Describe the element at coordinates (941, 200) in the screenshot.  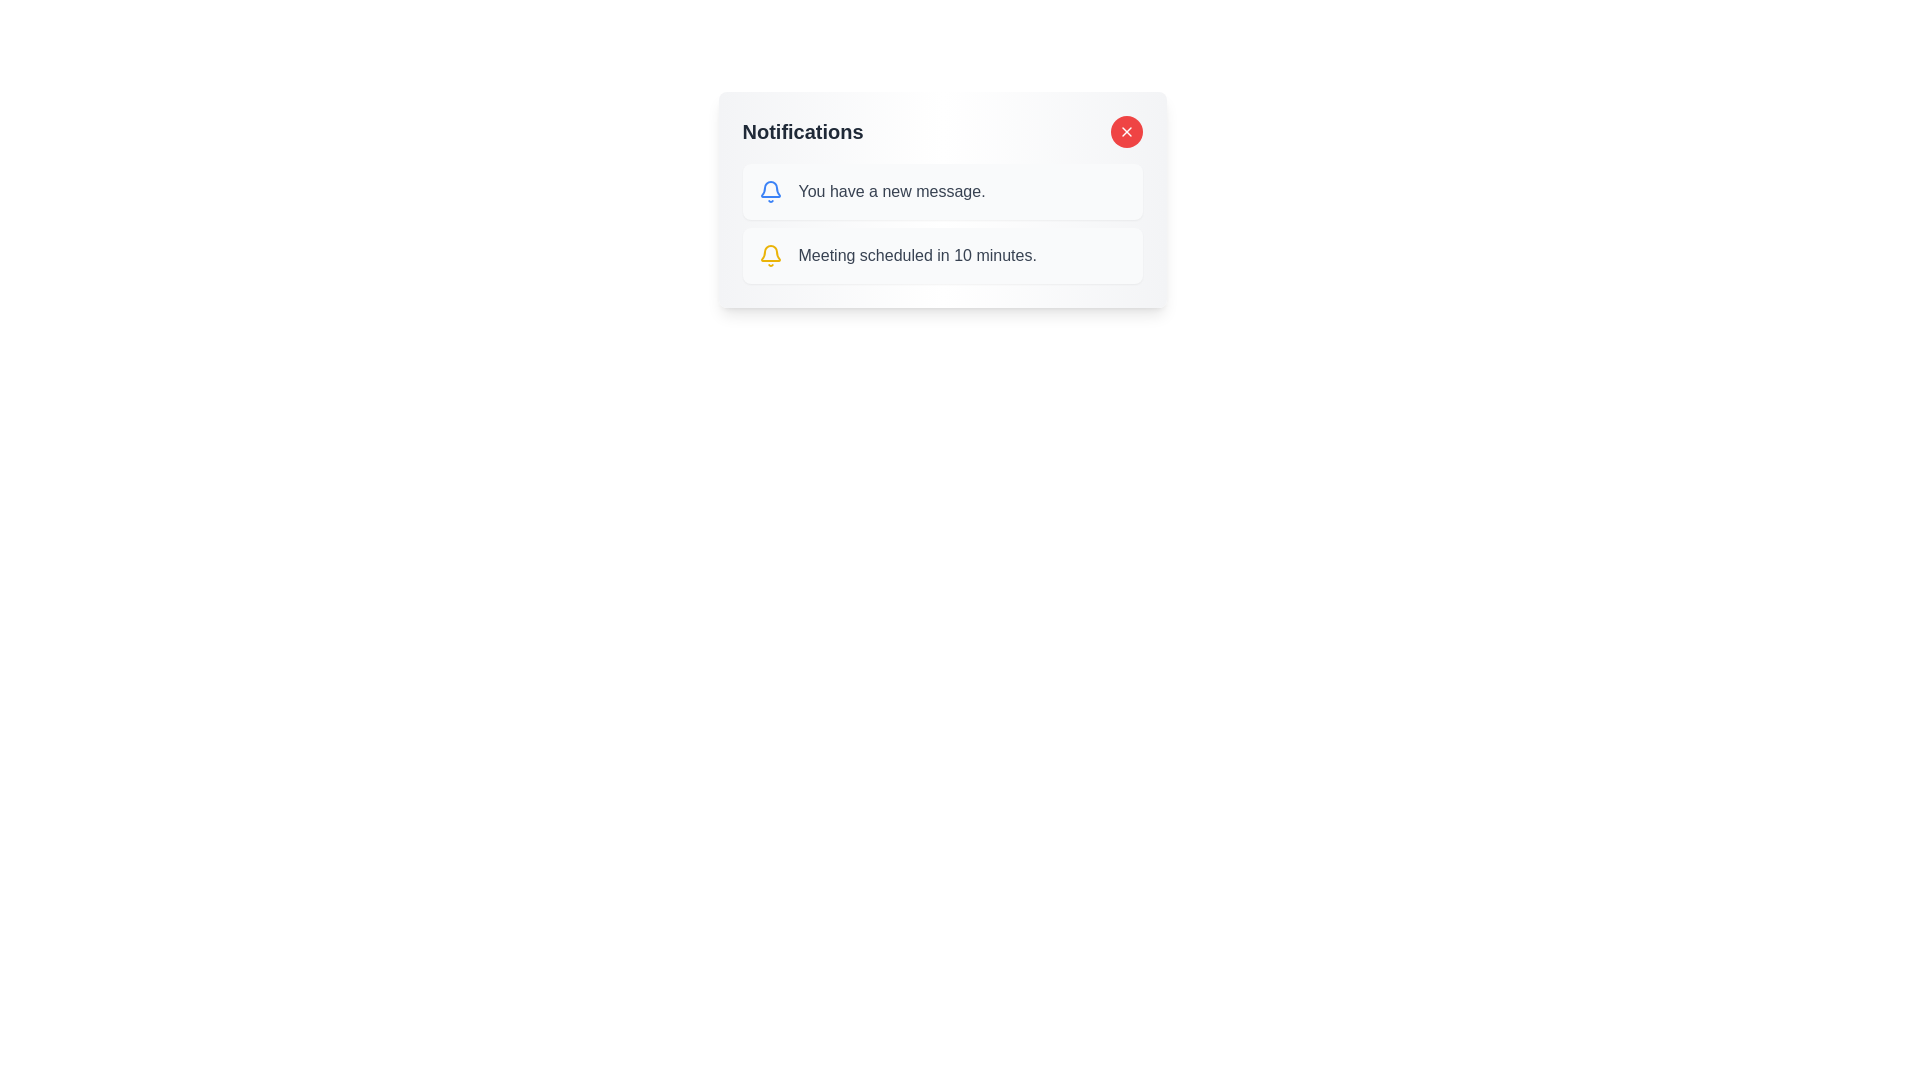
I see `notifications from the Notification Panel, which has a heading labeled 'Notifications' and contains multiple entries` at that location.